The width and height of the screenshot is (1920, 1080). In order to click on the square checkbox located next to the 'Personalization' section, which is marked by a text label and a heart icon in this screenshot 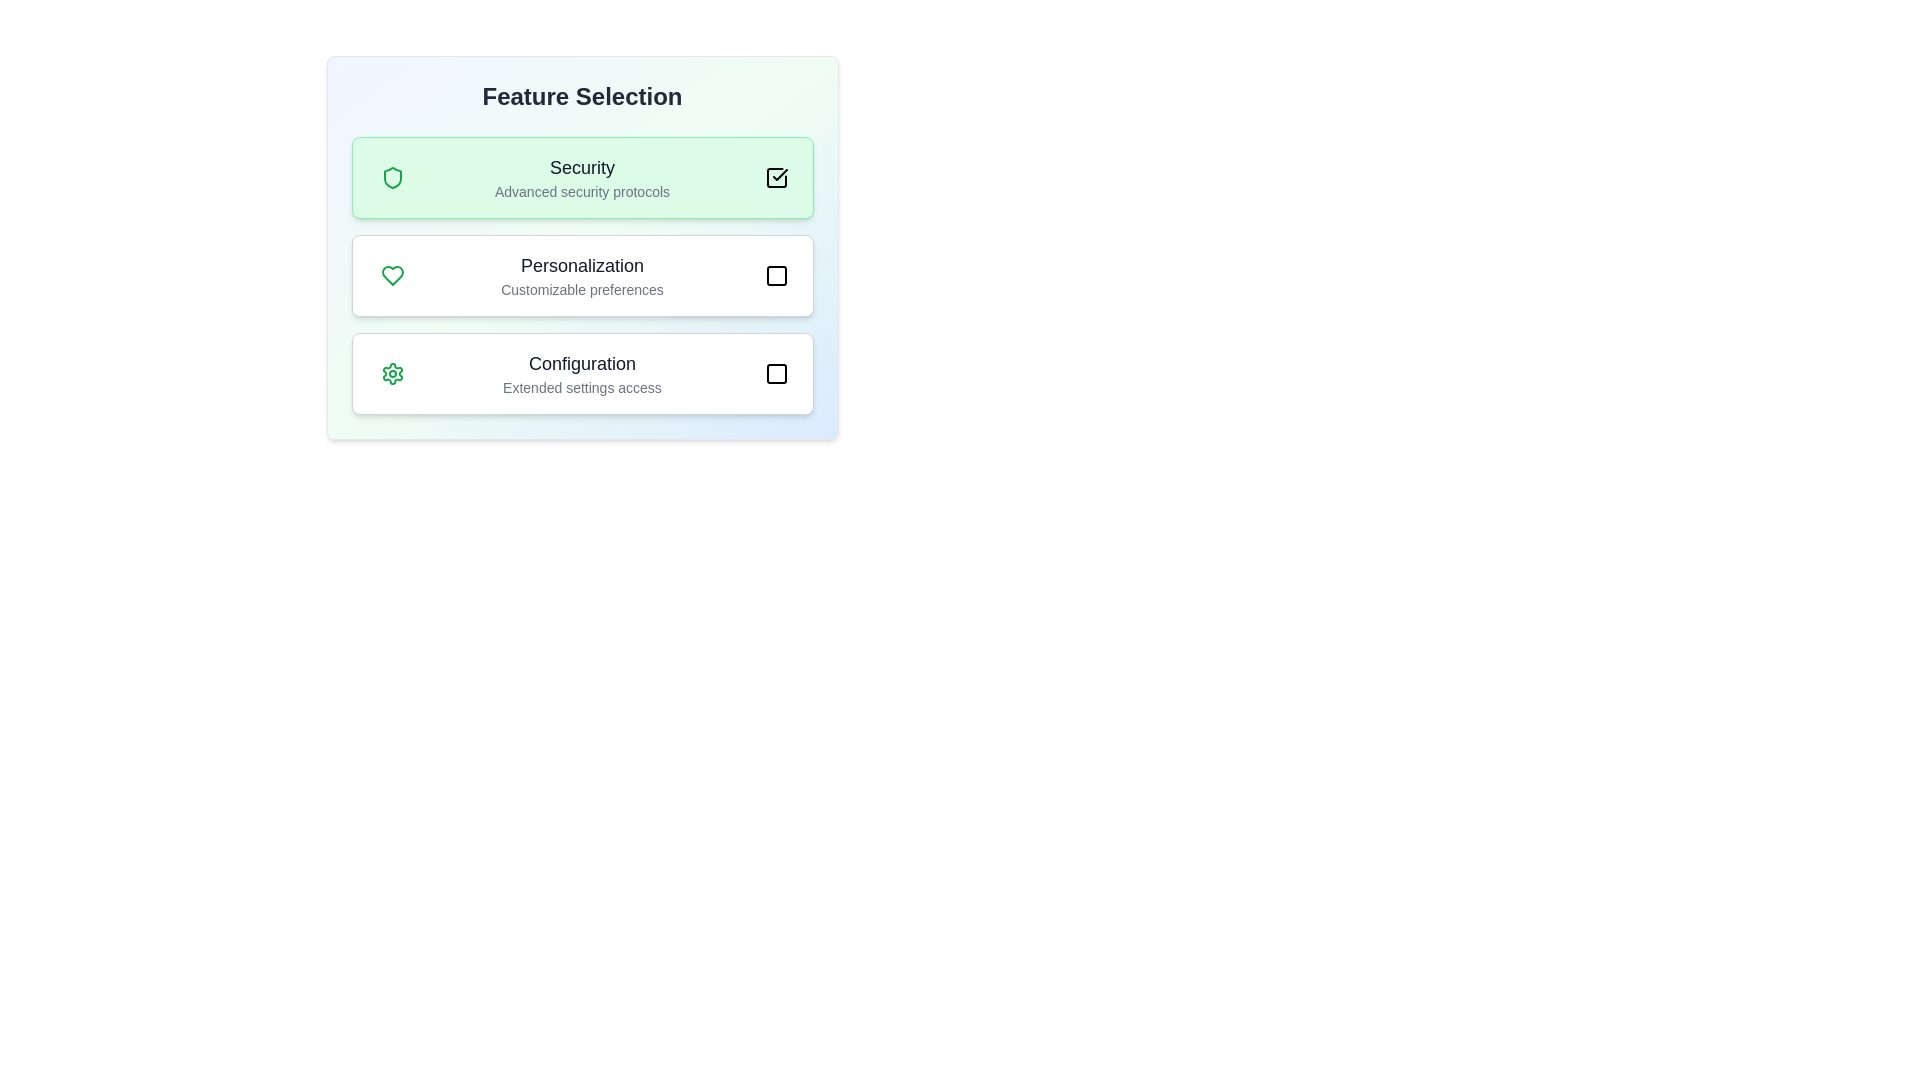, I will do `click(775, 276)`.